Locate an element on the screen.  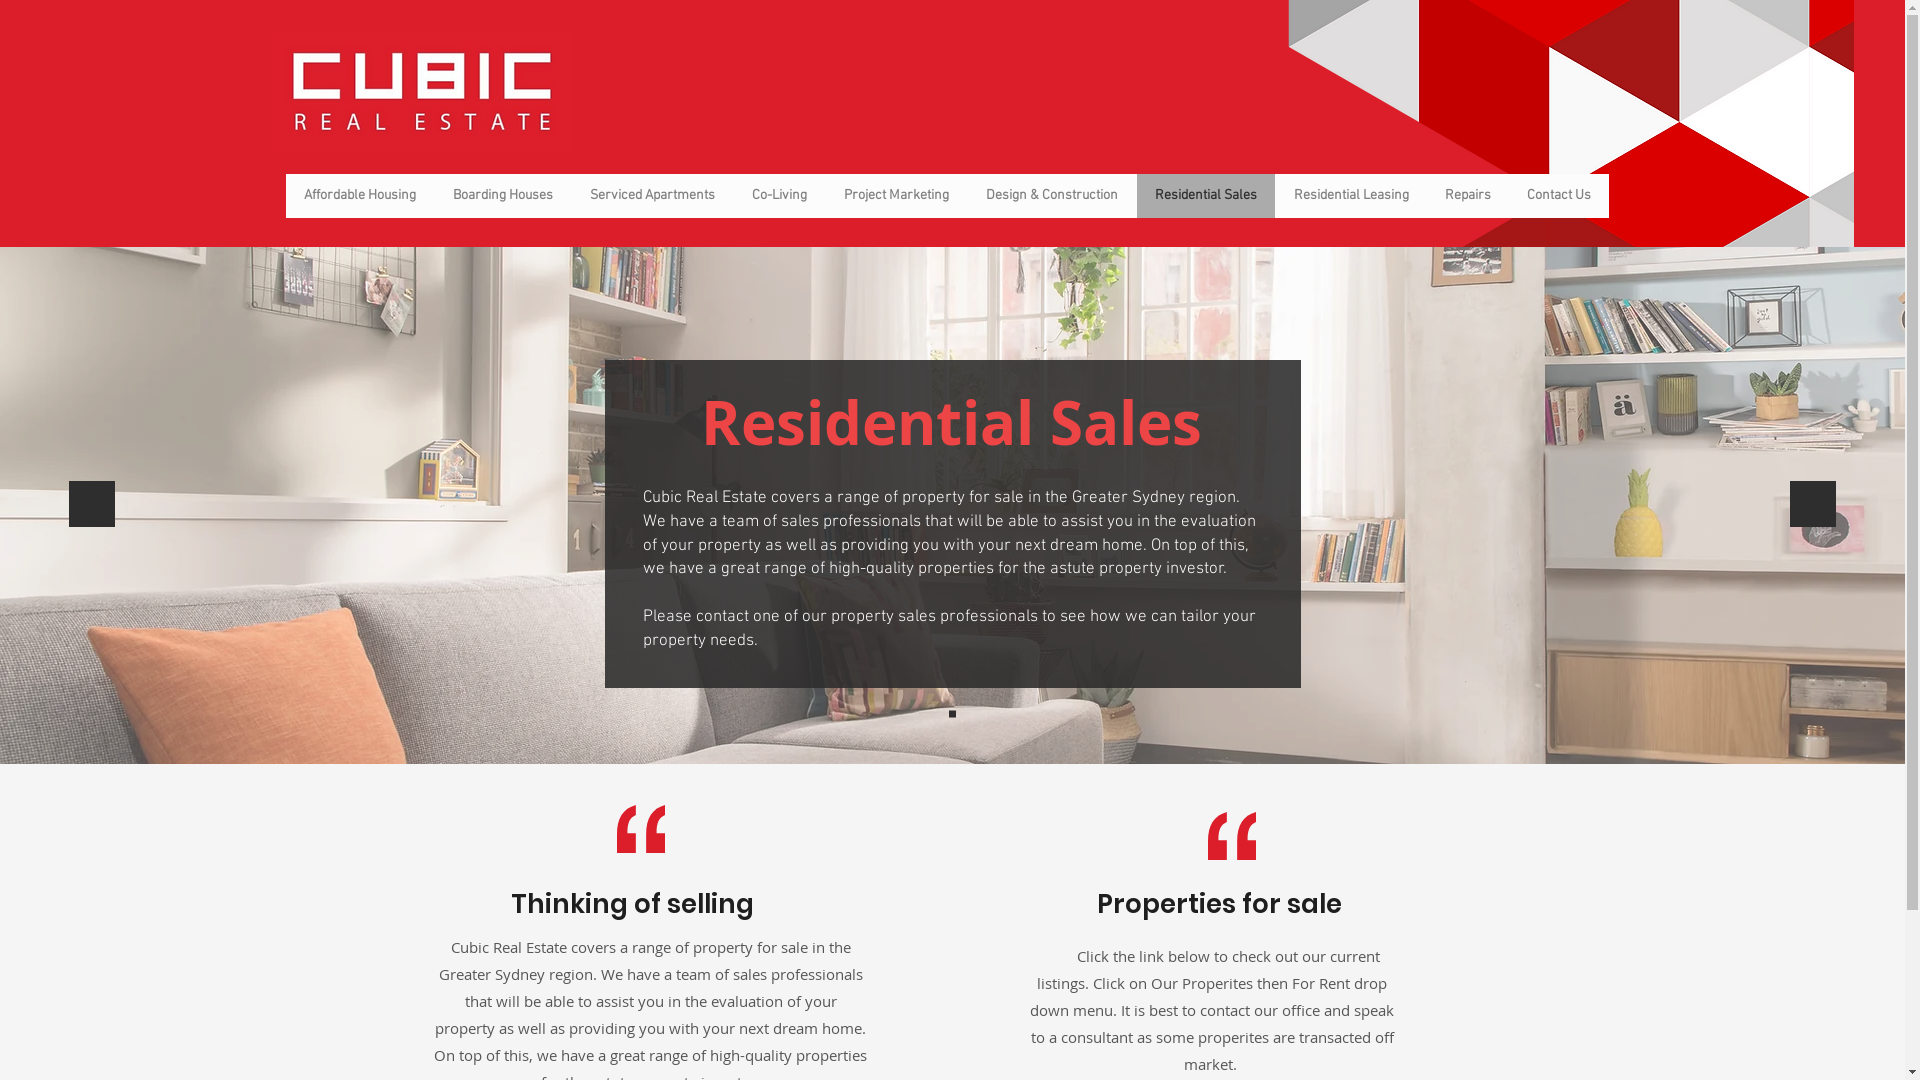
'Residential Leasing' is located at coordinates (1349, 196).